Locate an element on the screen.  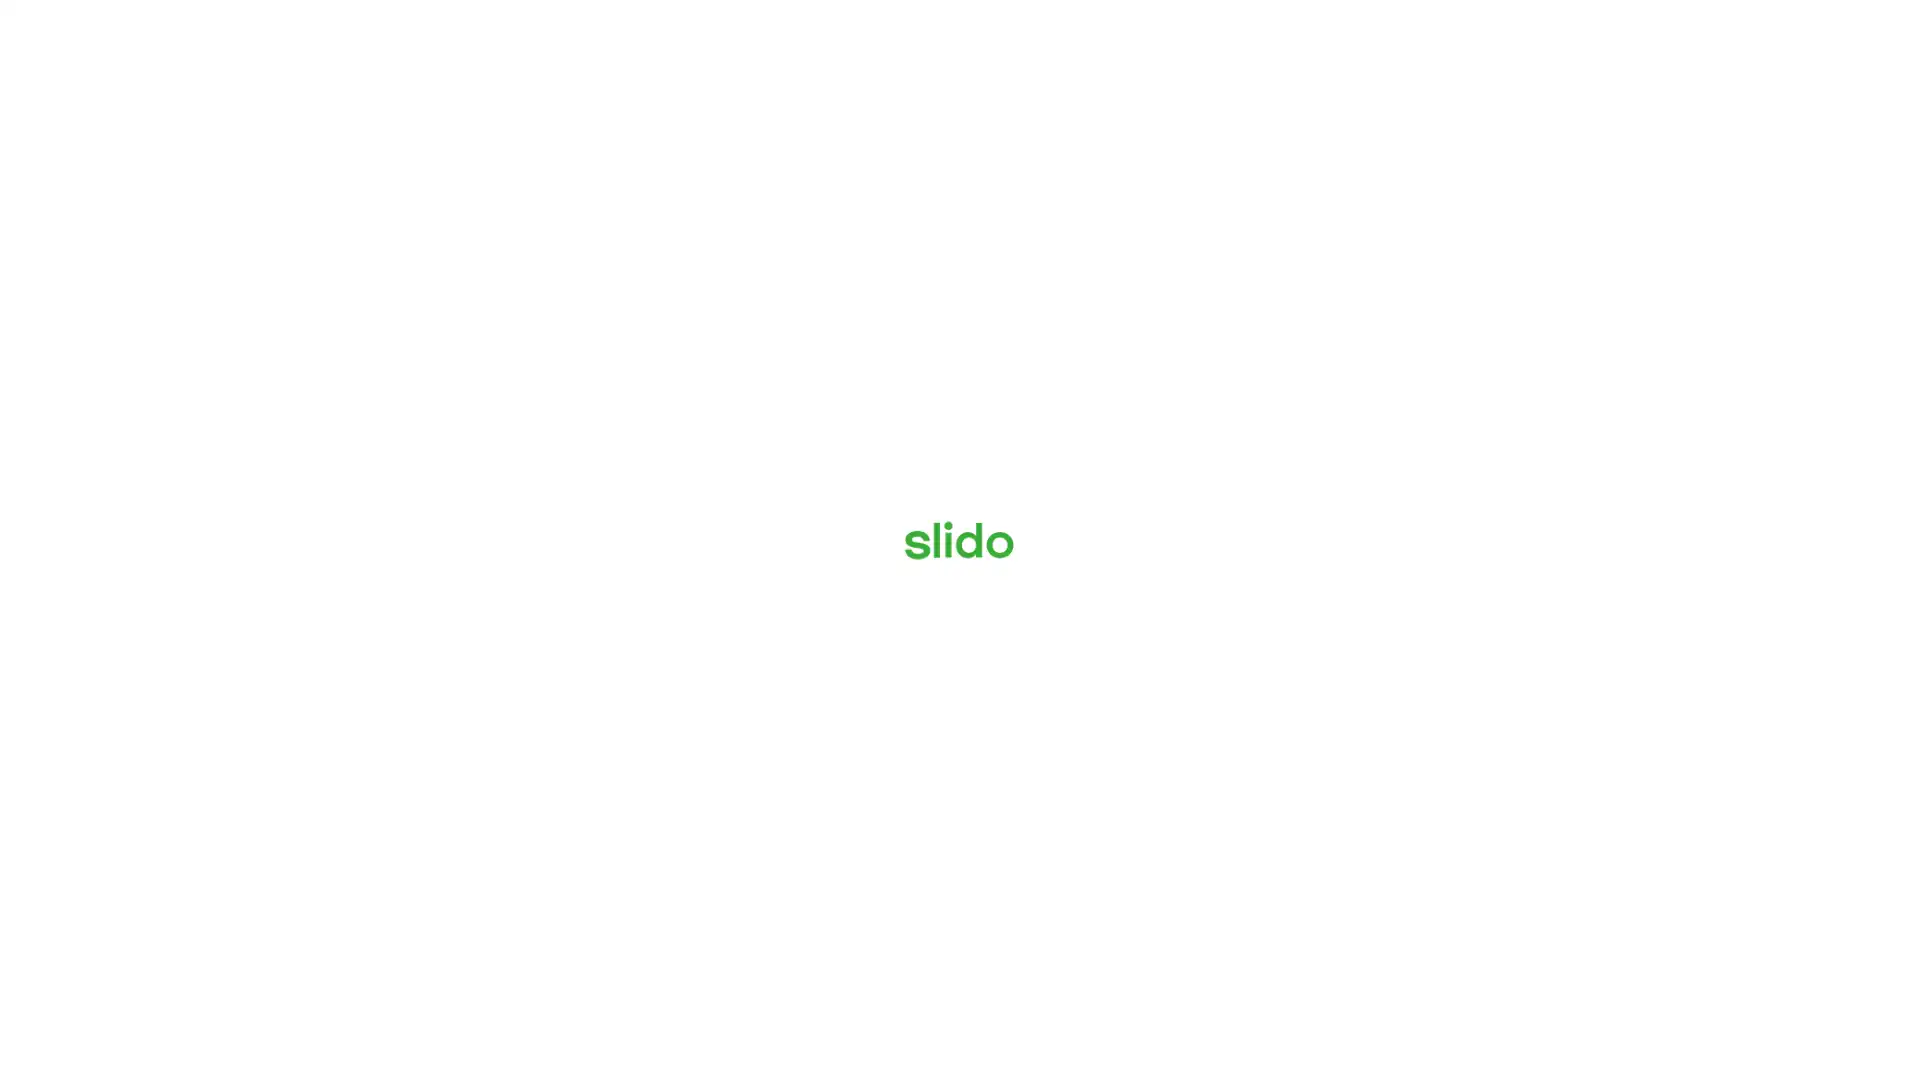
25 votes, Upvote question is located at coordinates (1772, 527).